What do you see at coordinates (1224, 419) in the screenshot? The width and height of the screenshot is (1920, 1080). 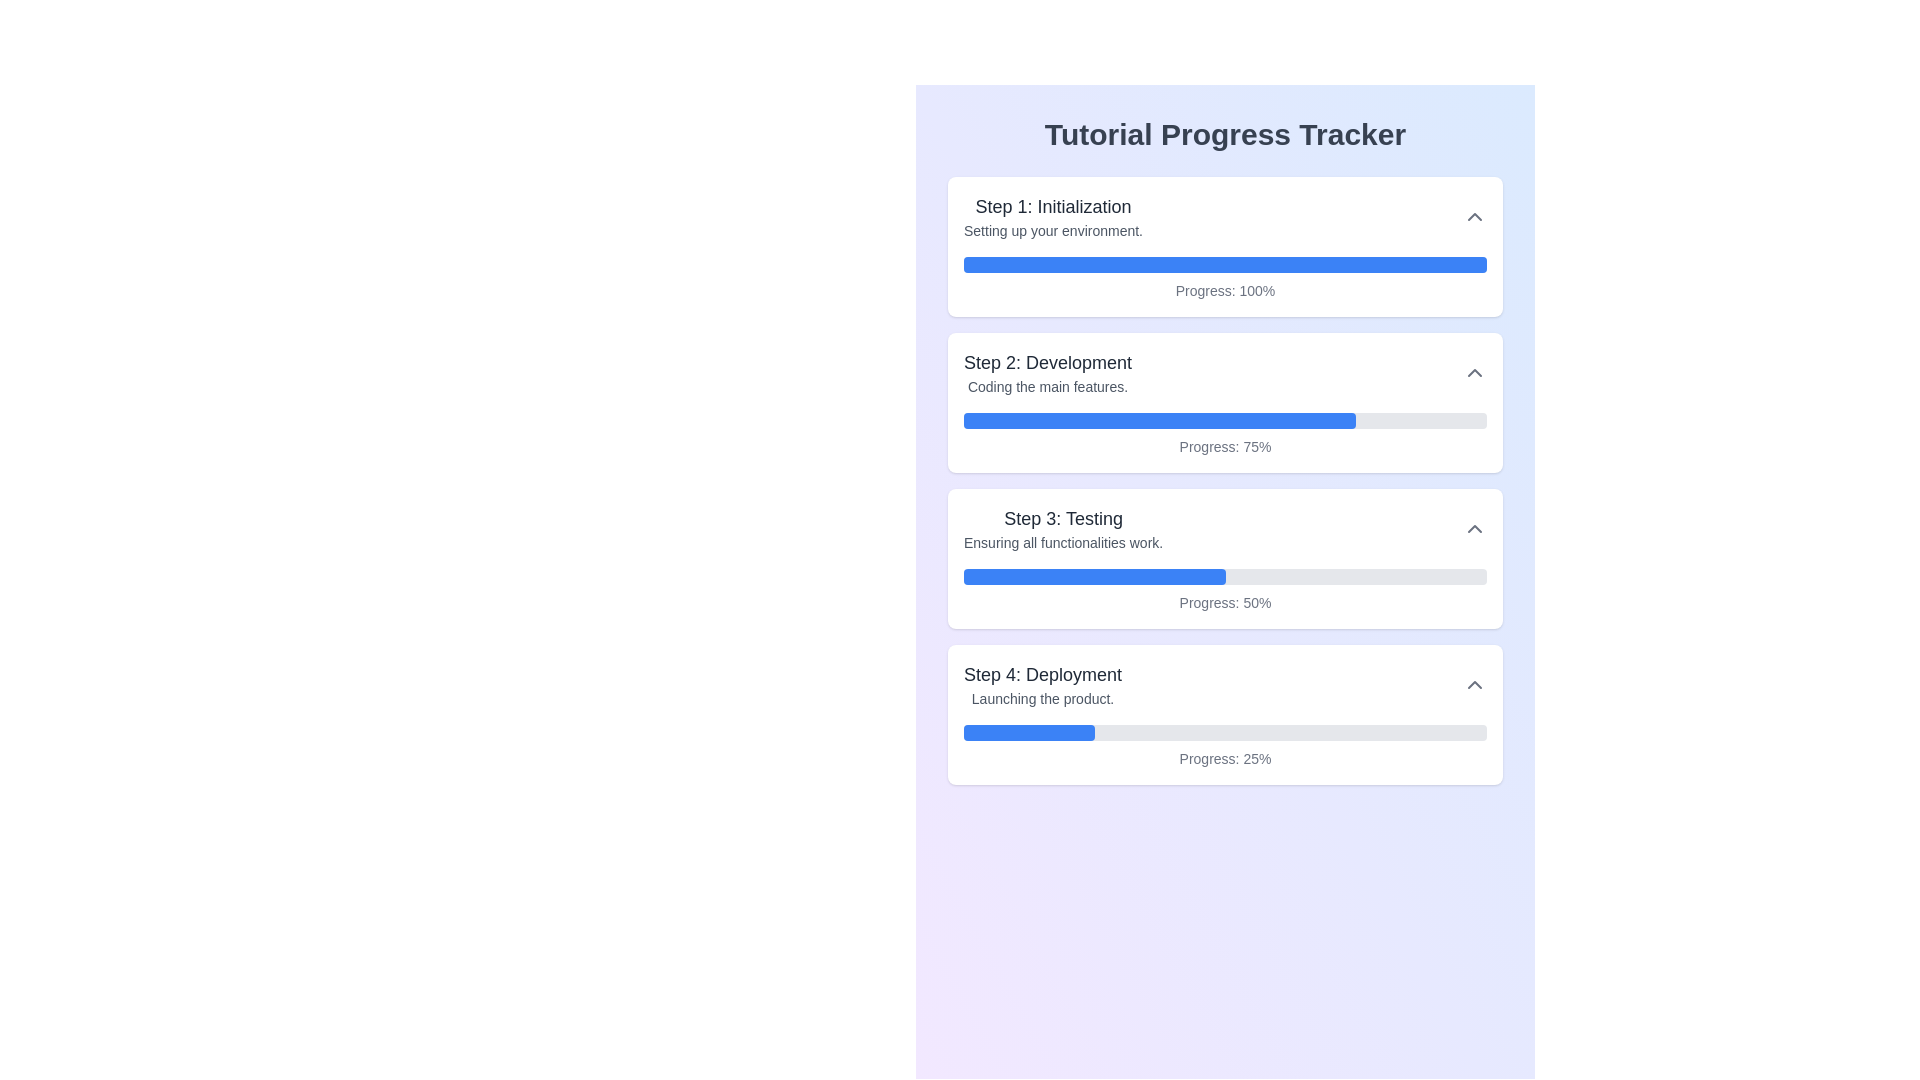 I see `the Progress Bar indicating the completion status for 'Step 2: Development', which is located under the section title and above the text label stating 'Progress: 75%'` at bounding box center [1224, 419].